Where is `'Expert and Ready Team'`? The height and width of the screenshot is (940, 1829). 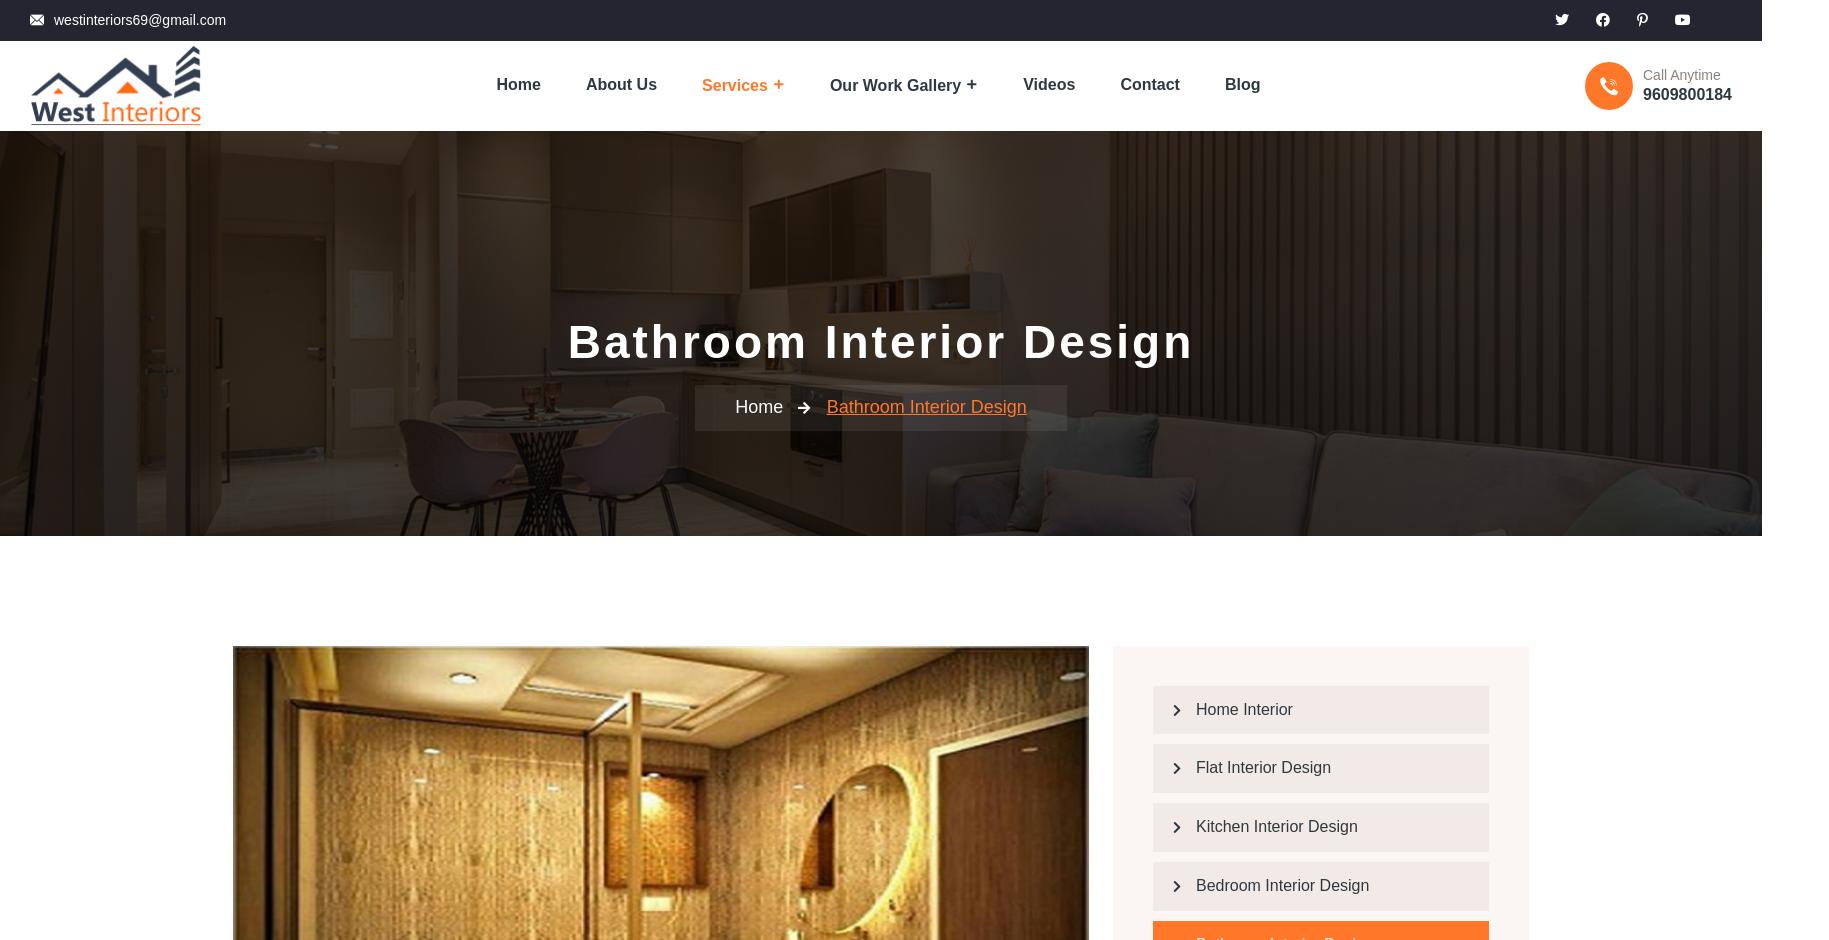
'Expert and Ready Team' is located at coordinates (796, 463).